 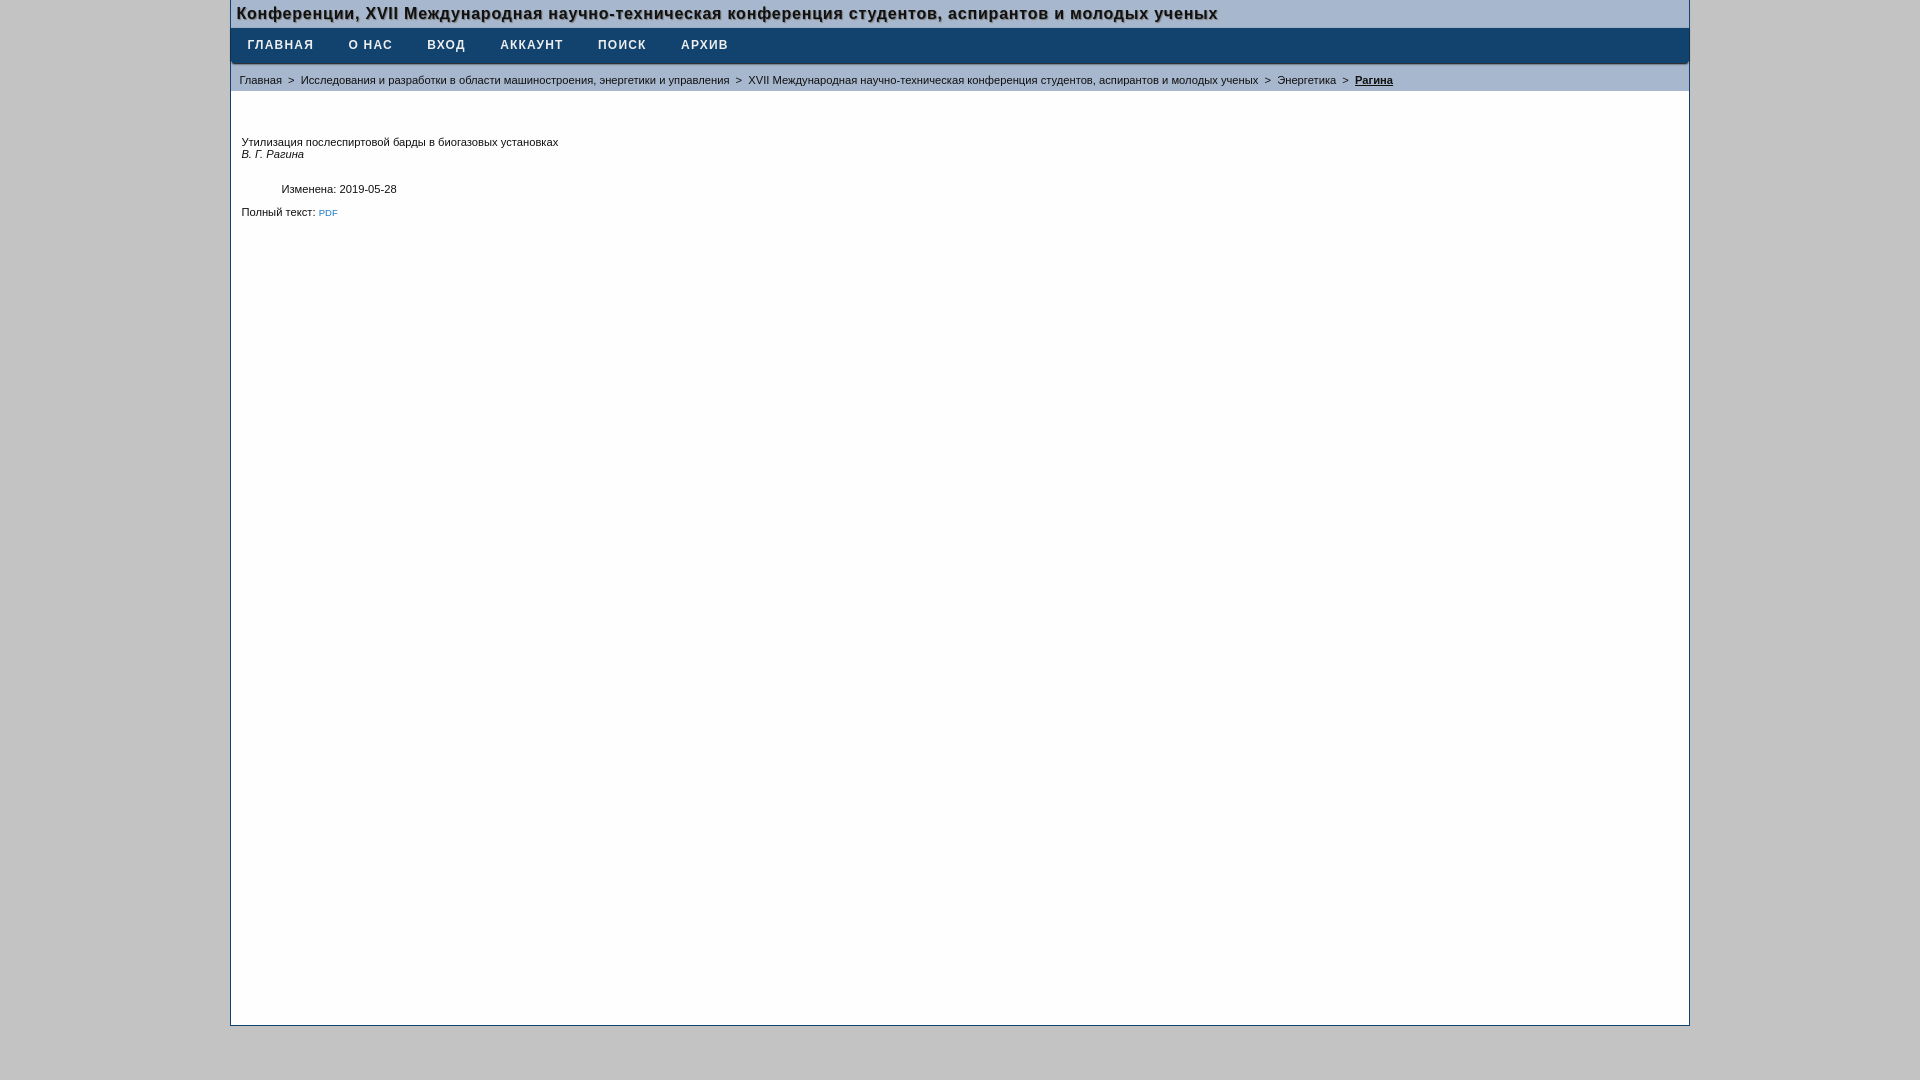 What do you see at coordinates (328, 212) in the screenshot?
I see `'PDF'` at bounding box center [328, 212].